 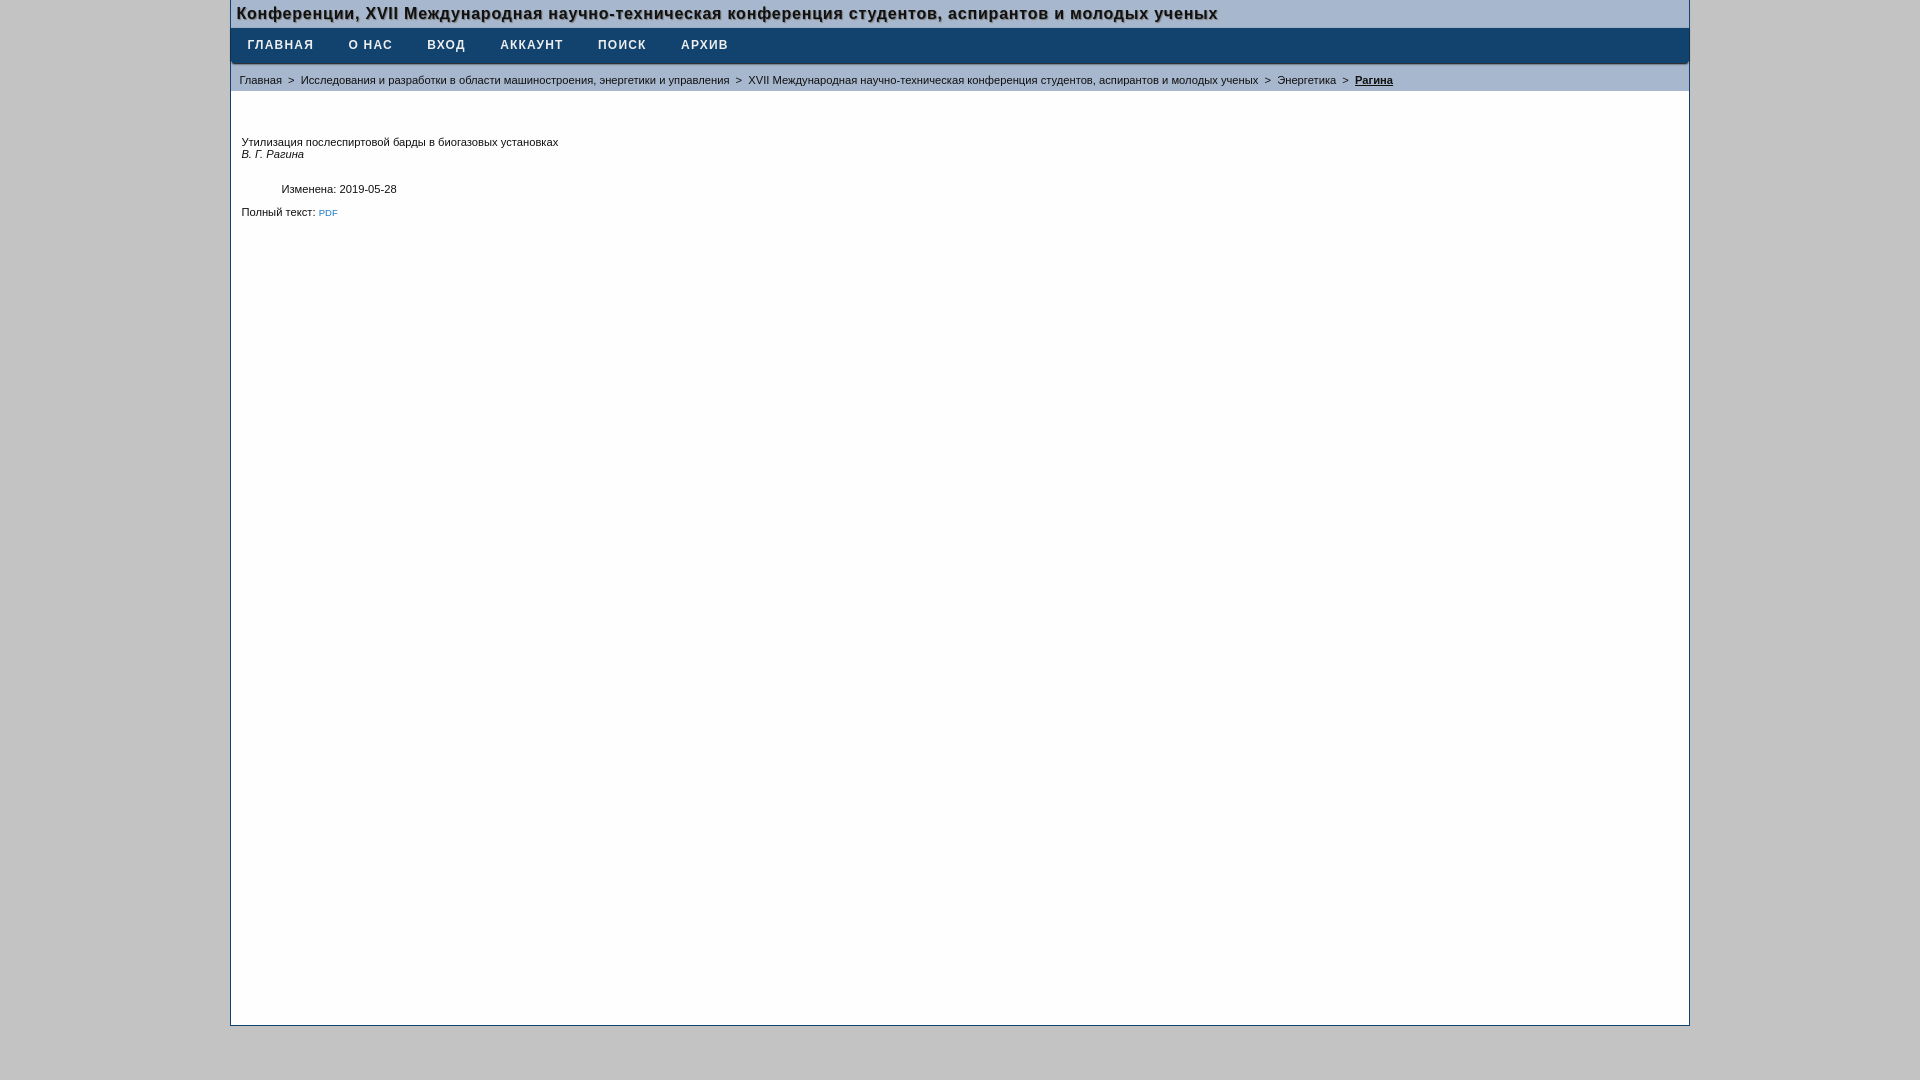 What do you see at coordinates (328, 212) in the screenshot?
I see `'PDF'` at bounding box center [328, 212].